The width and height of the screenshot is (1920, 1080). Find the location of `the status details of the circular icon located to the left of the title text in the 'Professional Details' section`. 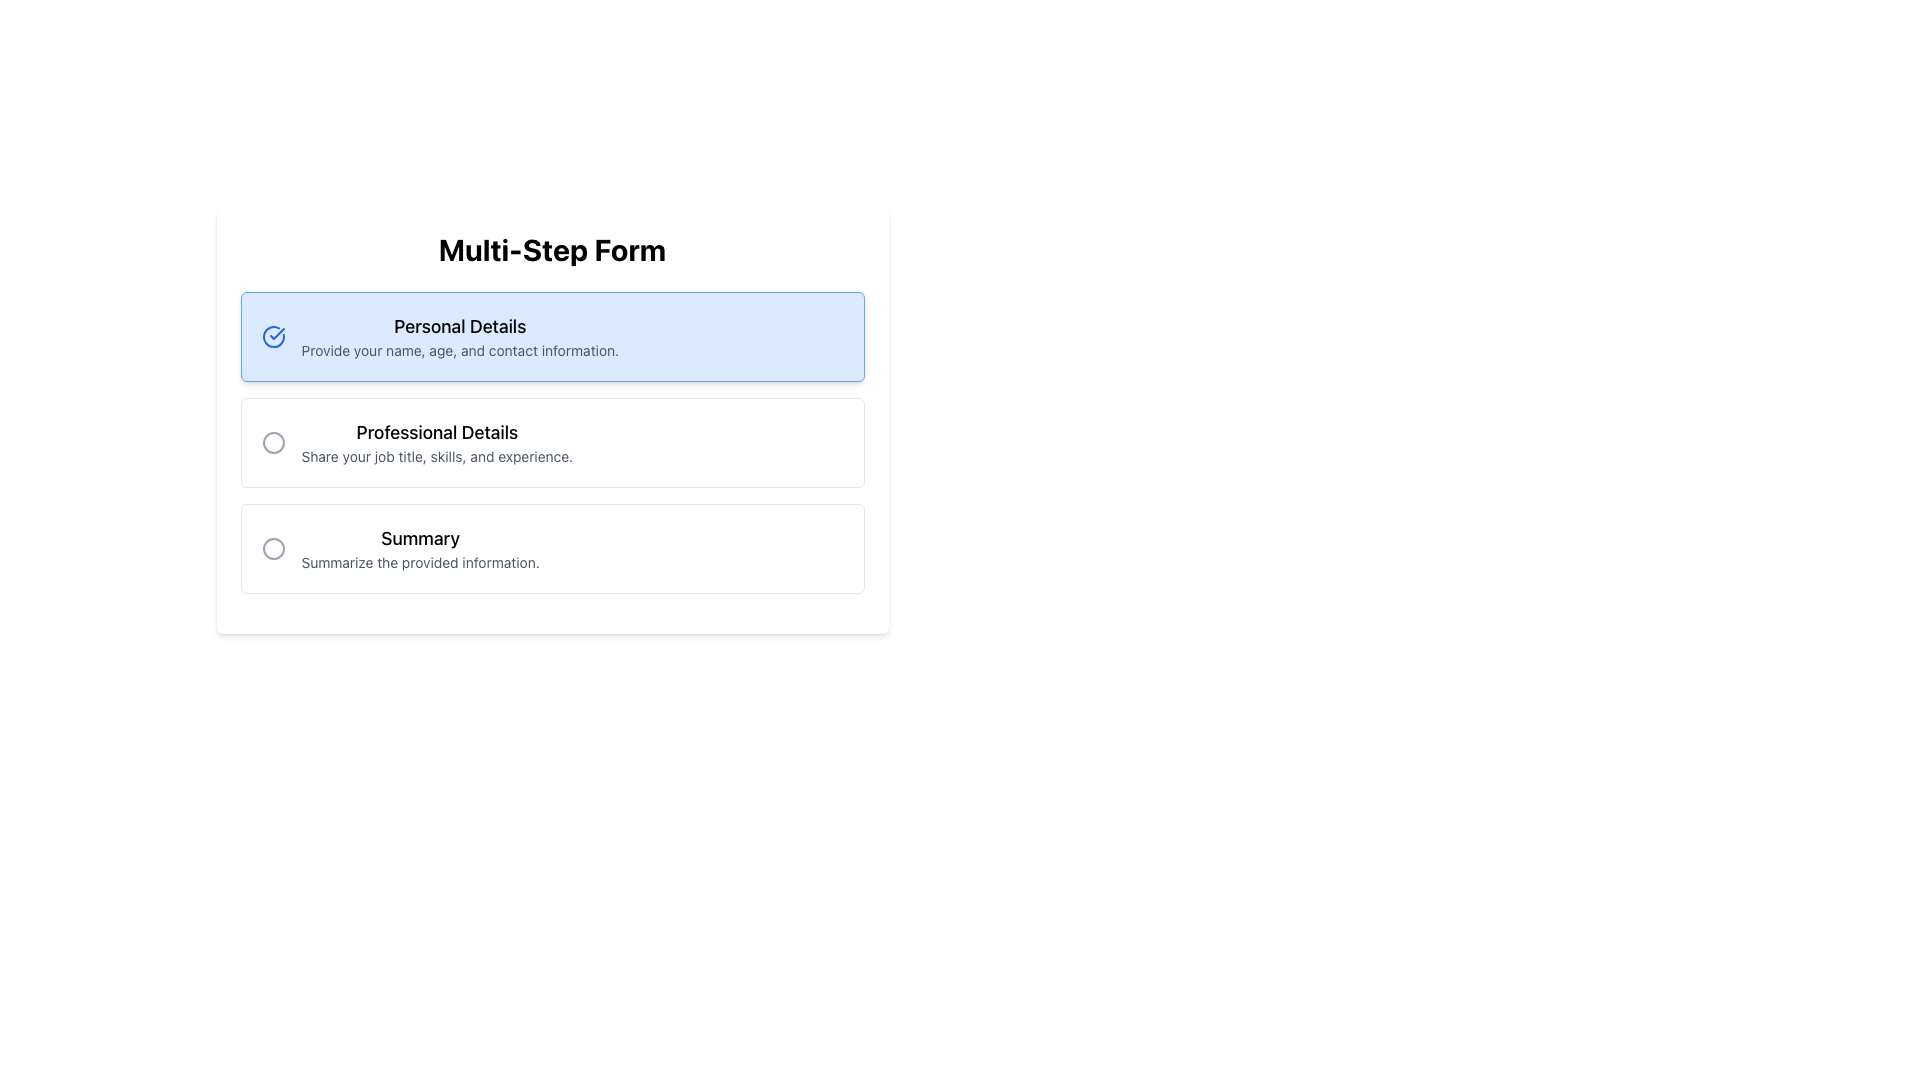

the status details of the circular icon located to the left of the title text in the 'Professional Details' section is located at coordinates (272, 442).